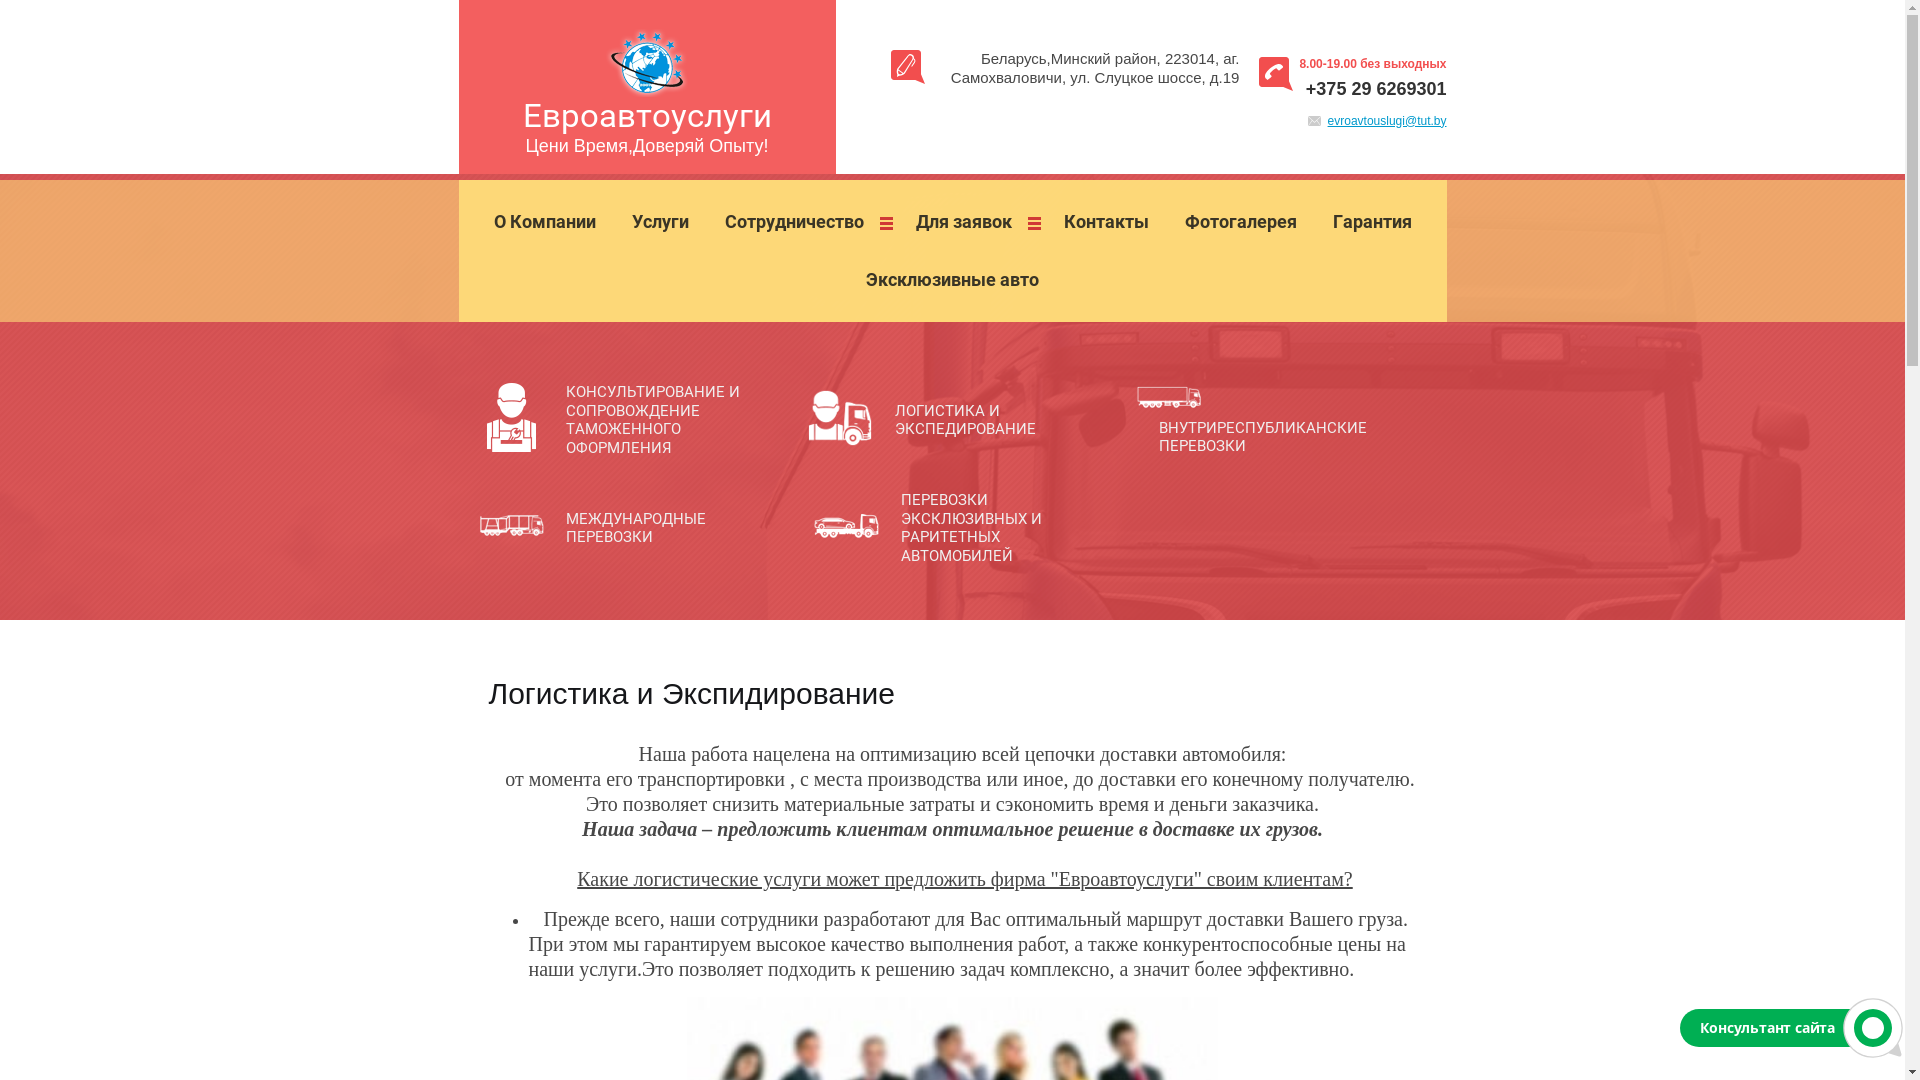 This screenshot has height=1080, width=1920. Describe the element at coordinates (1375, 87) in the screenshot. I see `'+375 29 6269301'` at that location.